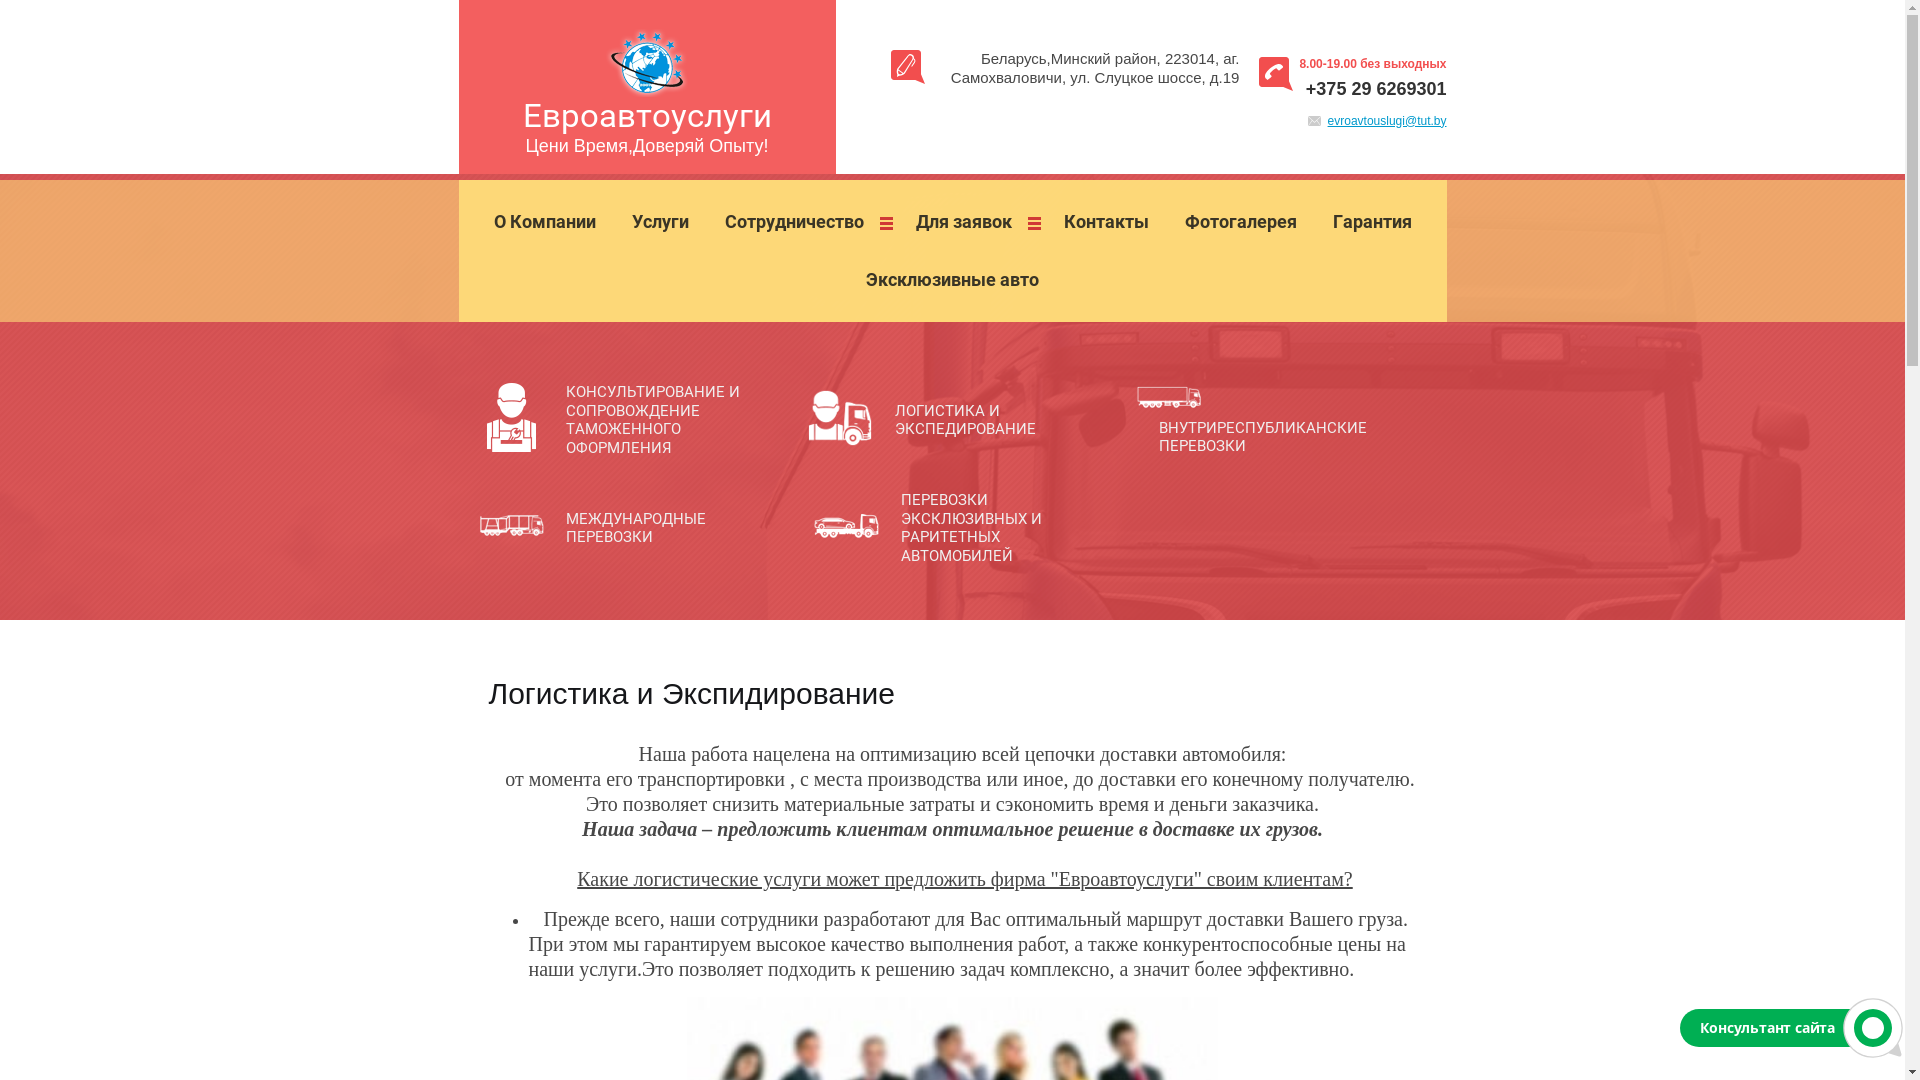 This screenshot has height=1080, width=1920. Describe the element at coordinates (1375, 87) in the screenshot. I see `'+375 29 6269301'` at that location.